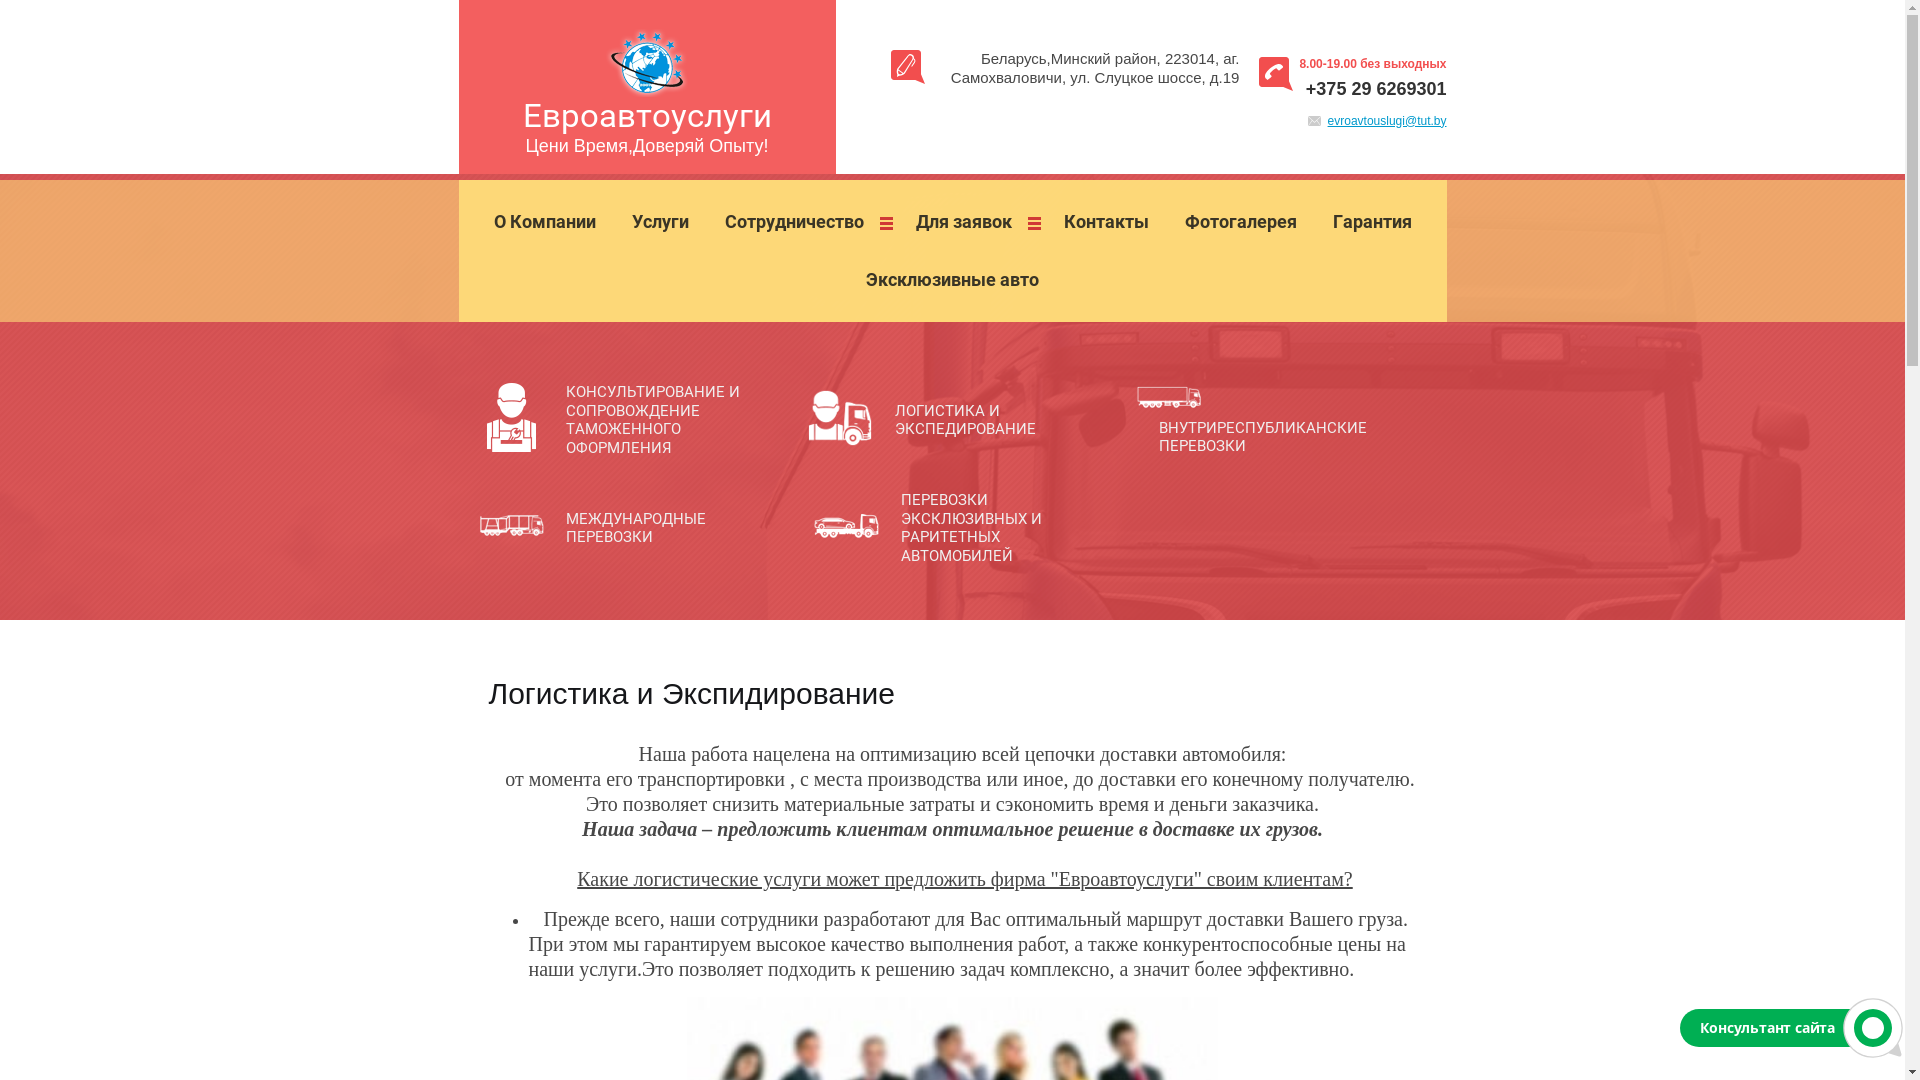 This screenshot has height=1080, width=1920. Describe the element at coordinates (1375, 87) in the screenshot. I see `'+375 29 6269301'` at that location.